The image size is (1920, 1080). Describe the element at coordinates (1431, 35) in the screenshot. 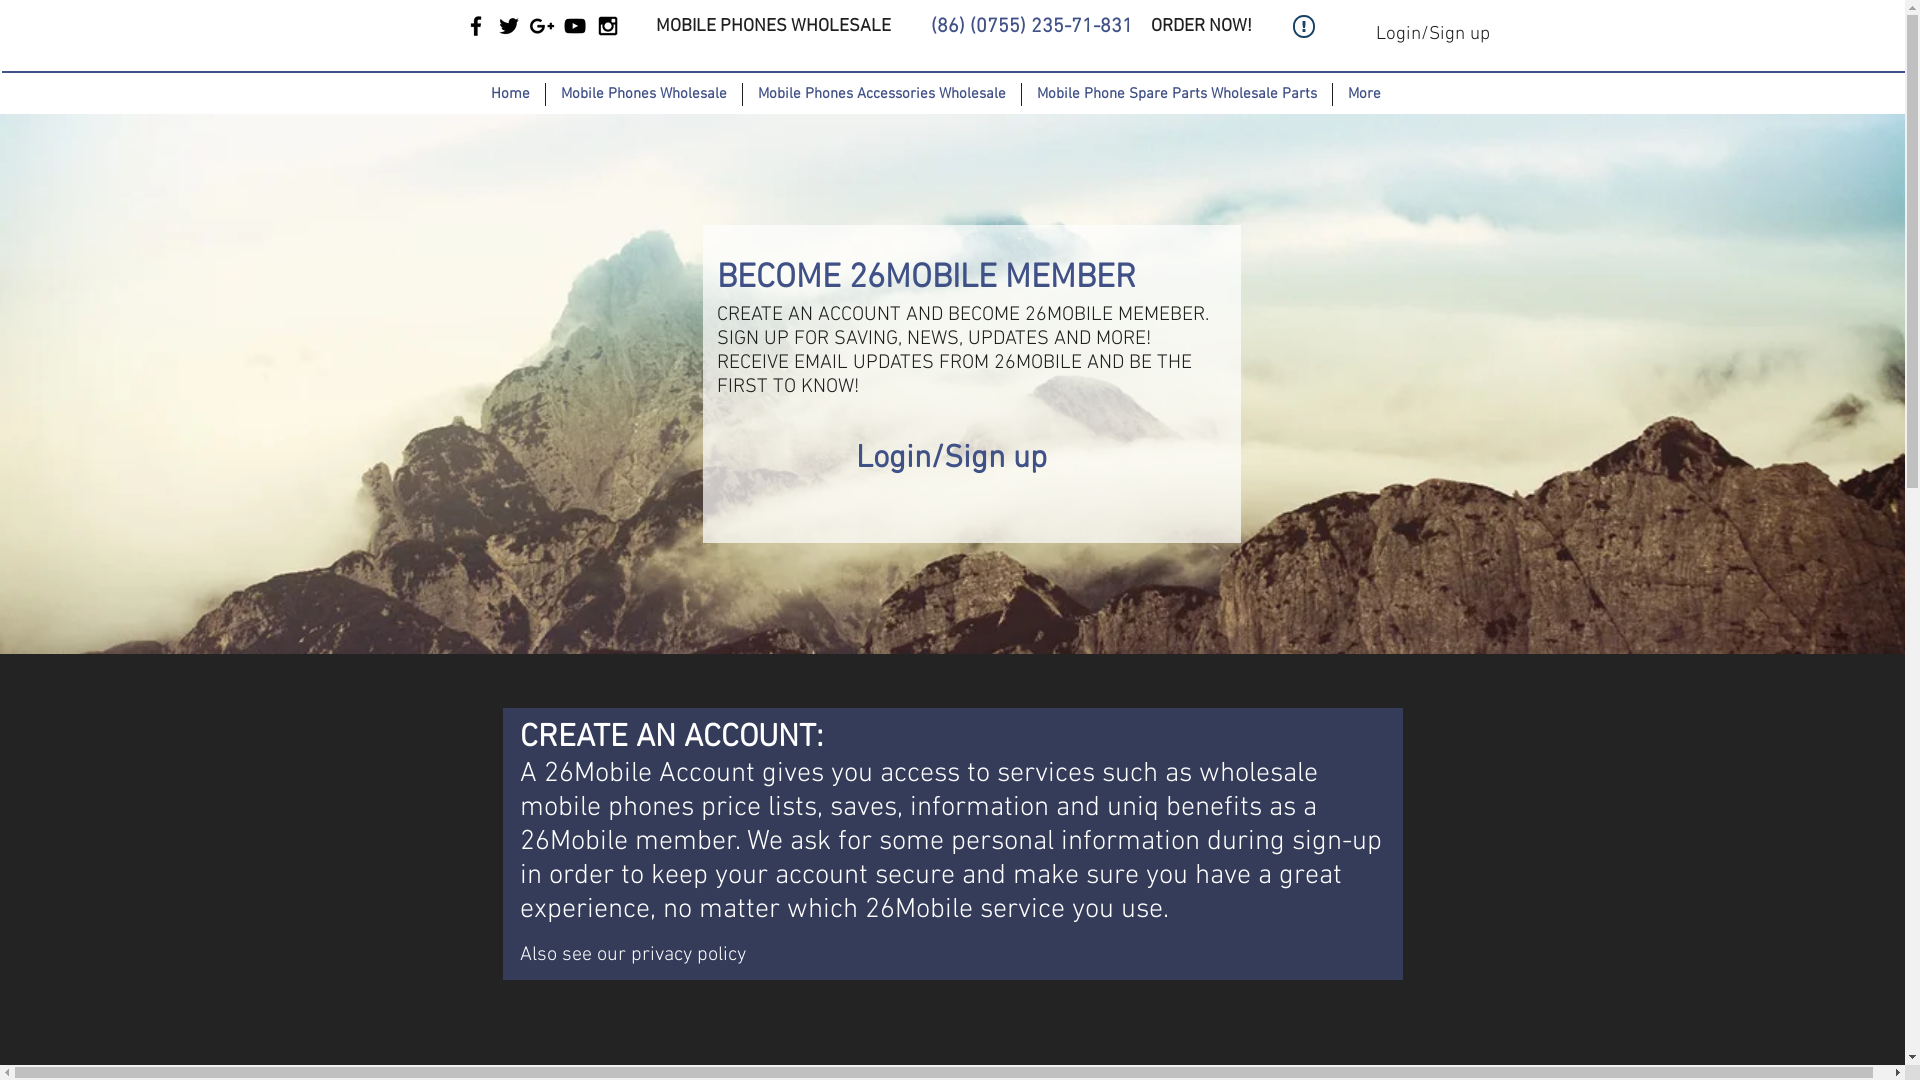

I see `'Login/Sign up'` at that location.